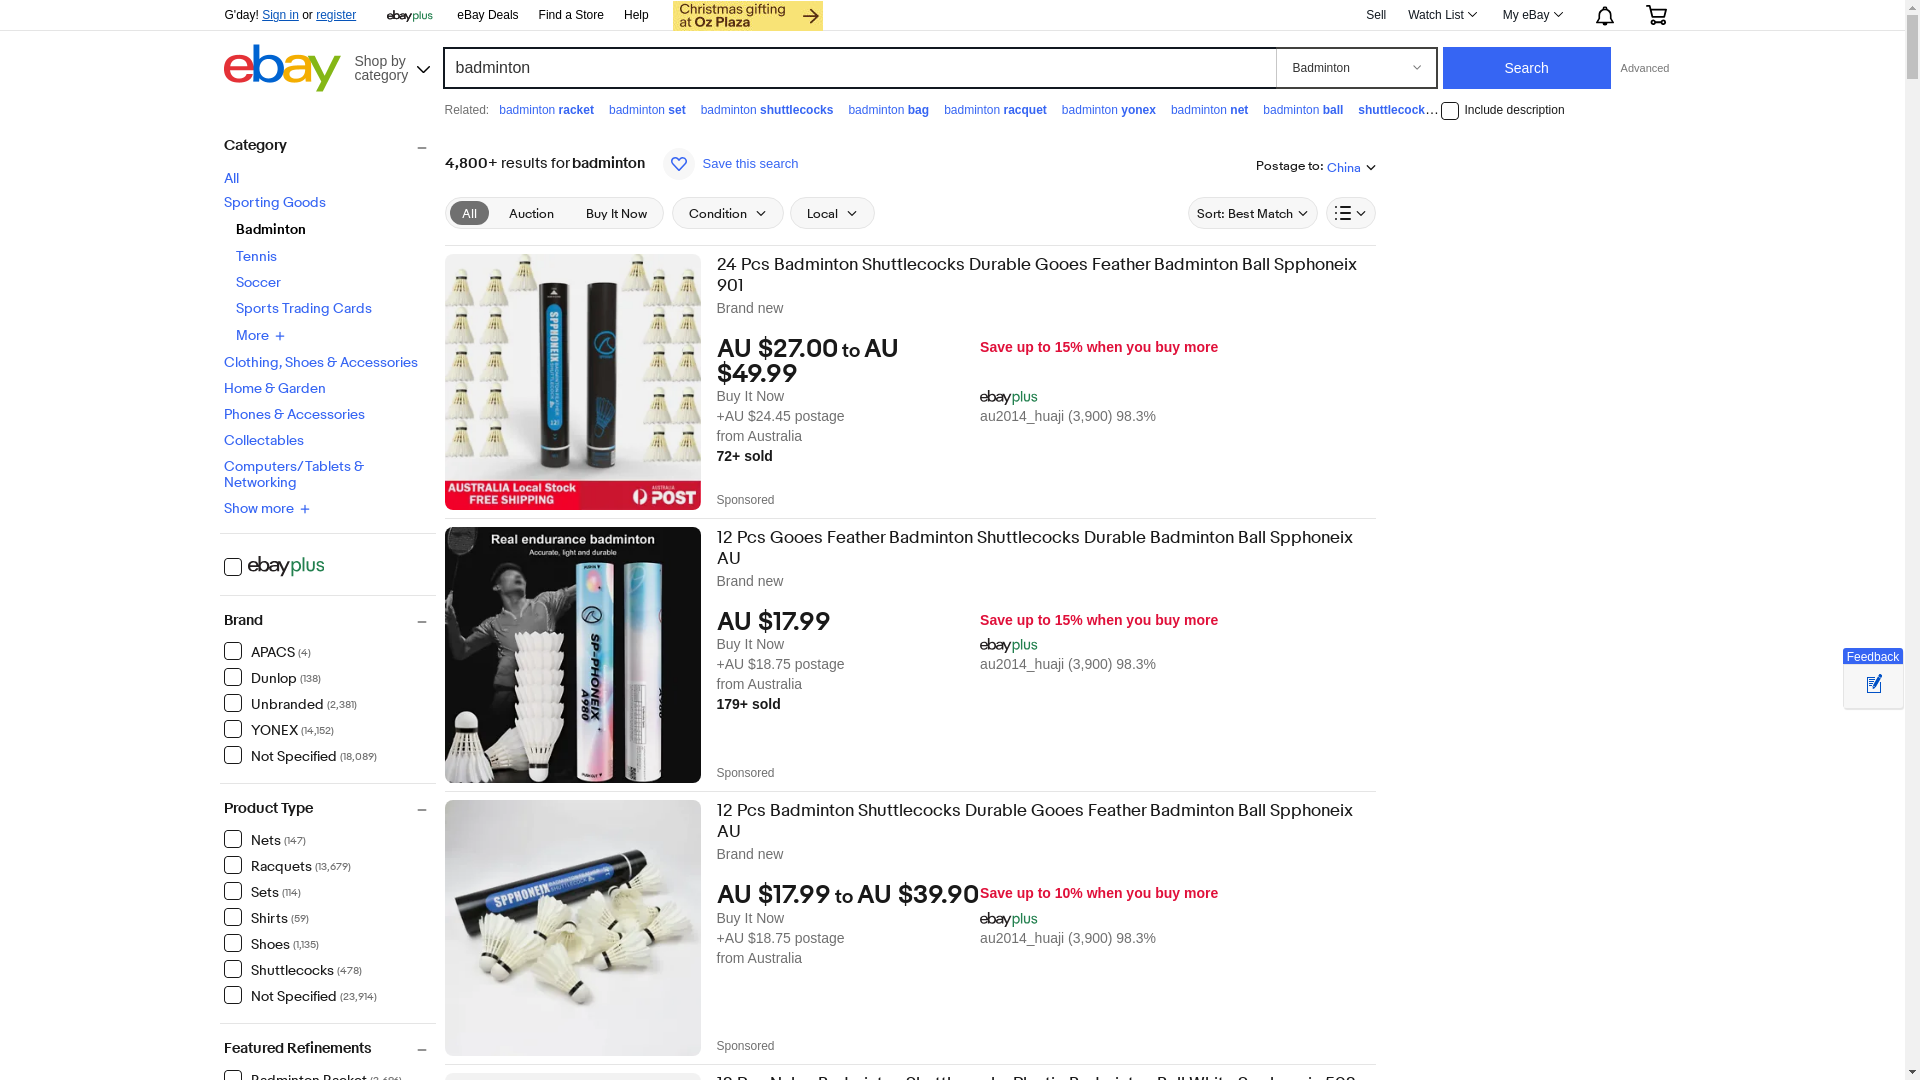 The image size is (1920, 1080). What do you see at coordinates (263, 438) in the screenshot?
I see `'Collectables'` at bounding box center [263, 438].